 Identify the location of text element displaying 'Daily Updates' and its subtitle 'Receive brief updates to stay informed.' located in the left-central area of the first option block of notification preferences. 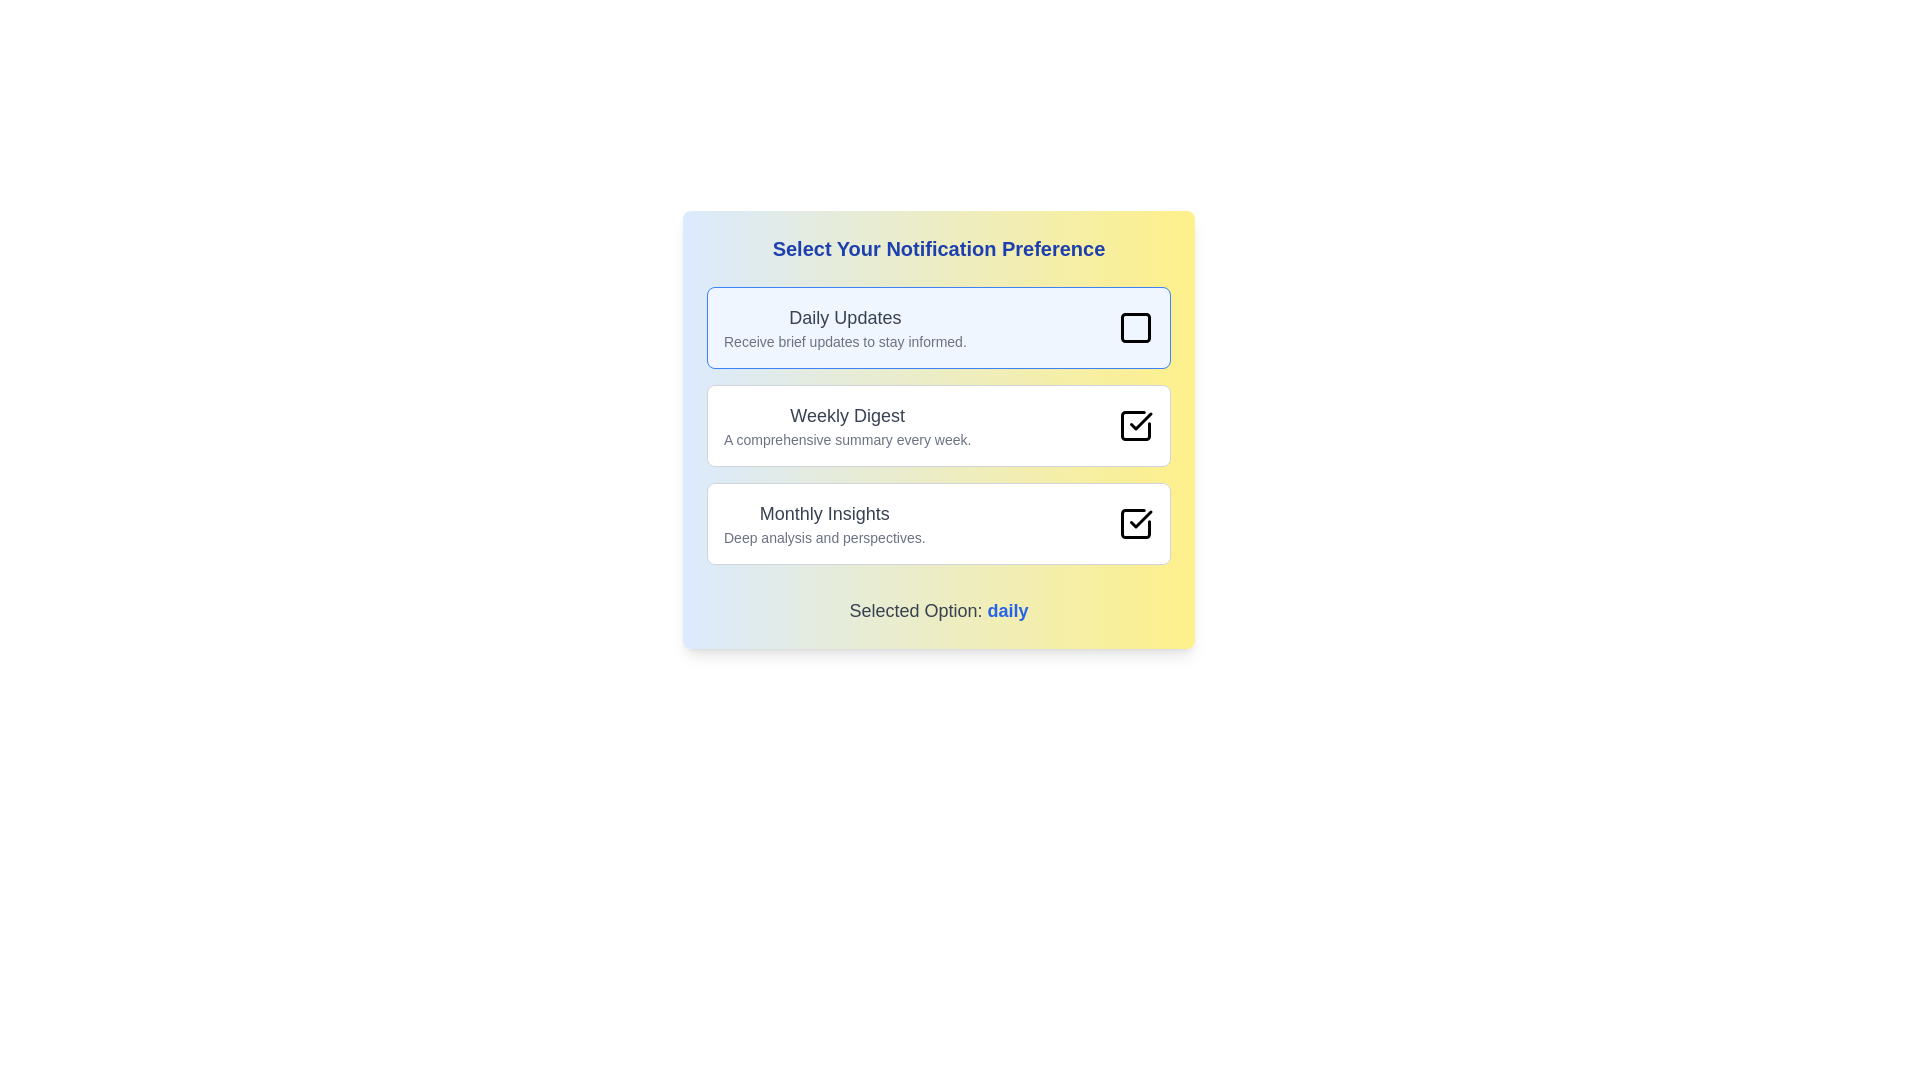
(845, 326).